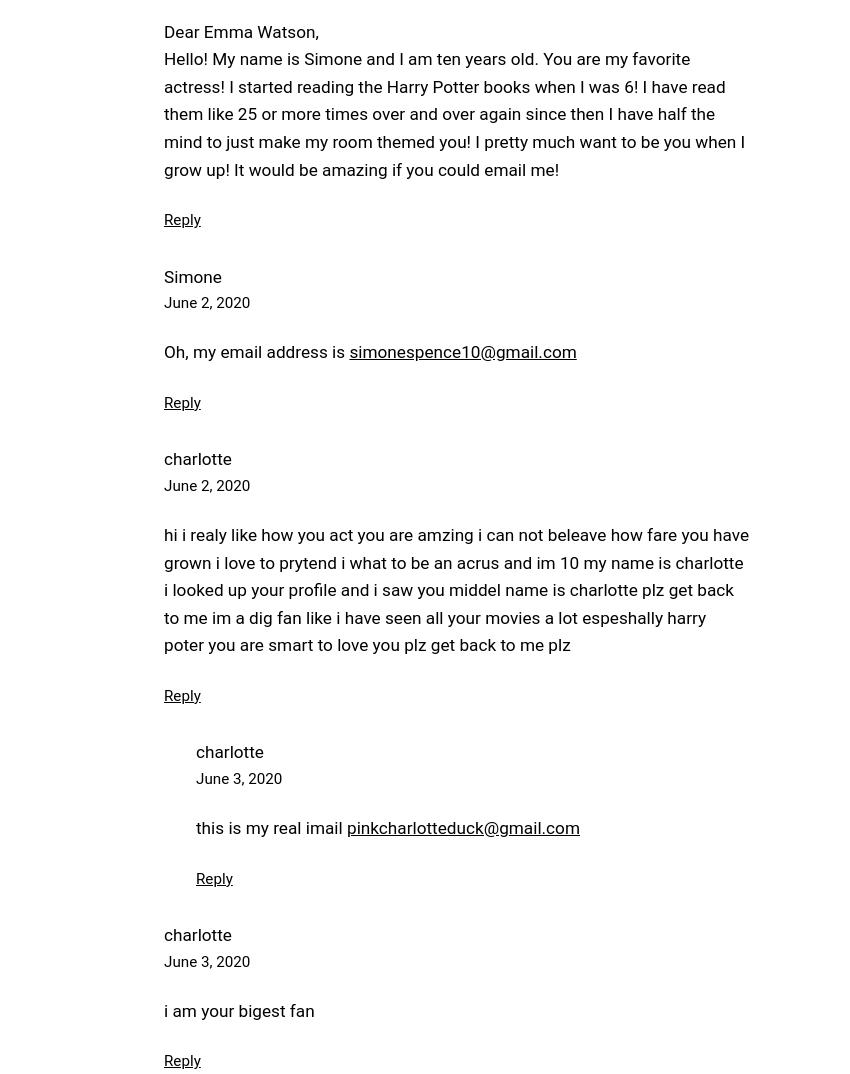  What do you see at coordinates (163, 276) in the screenshot?
I see `'Simone'` at bounding box center [163, 276].